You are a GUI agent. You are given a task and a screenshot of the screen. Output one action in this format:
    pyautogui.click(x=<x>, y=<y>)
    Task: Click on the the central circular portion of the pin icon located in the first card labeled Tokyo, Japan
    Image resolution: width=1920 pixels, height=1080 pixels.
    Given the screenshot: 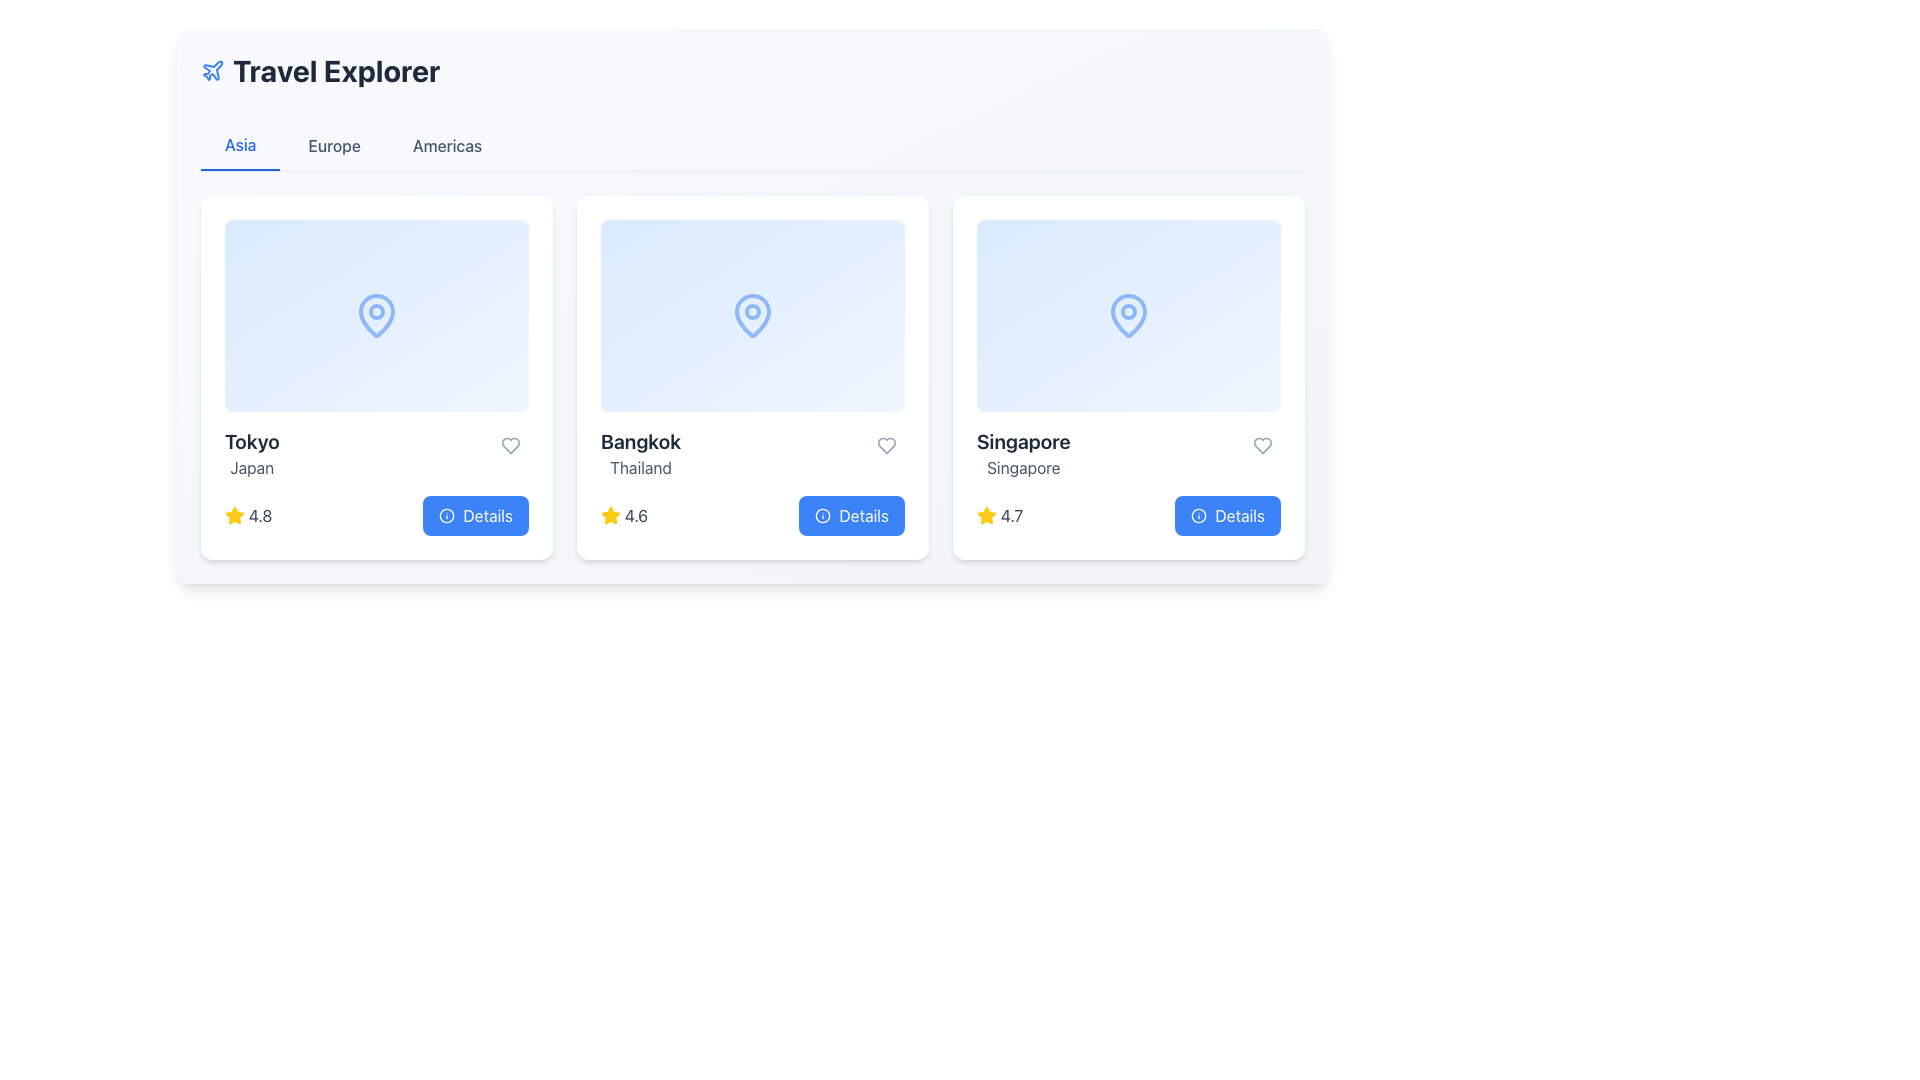 What is the action you would take?
    pyautogui.click(x=377, y=312)
    